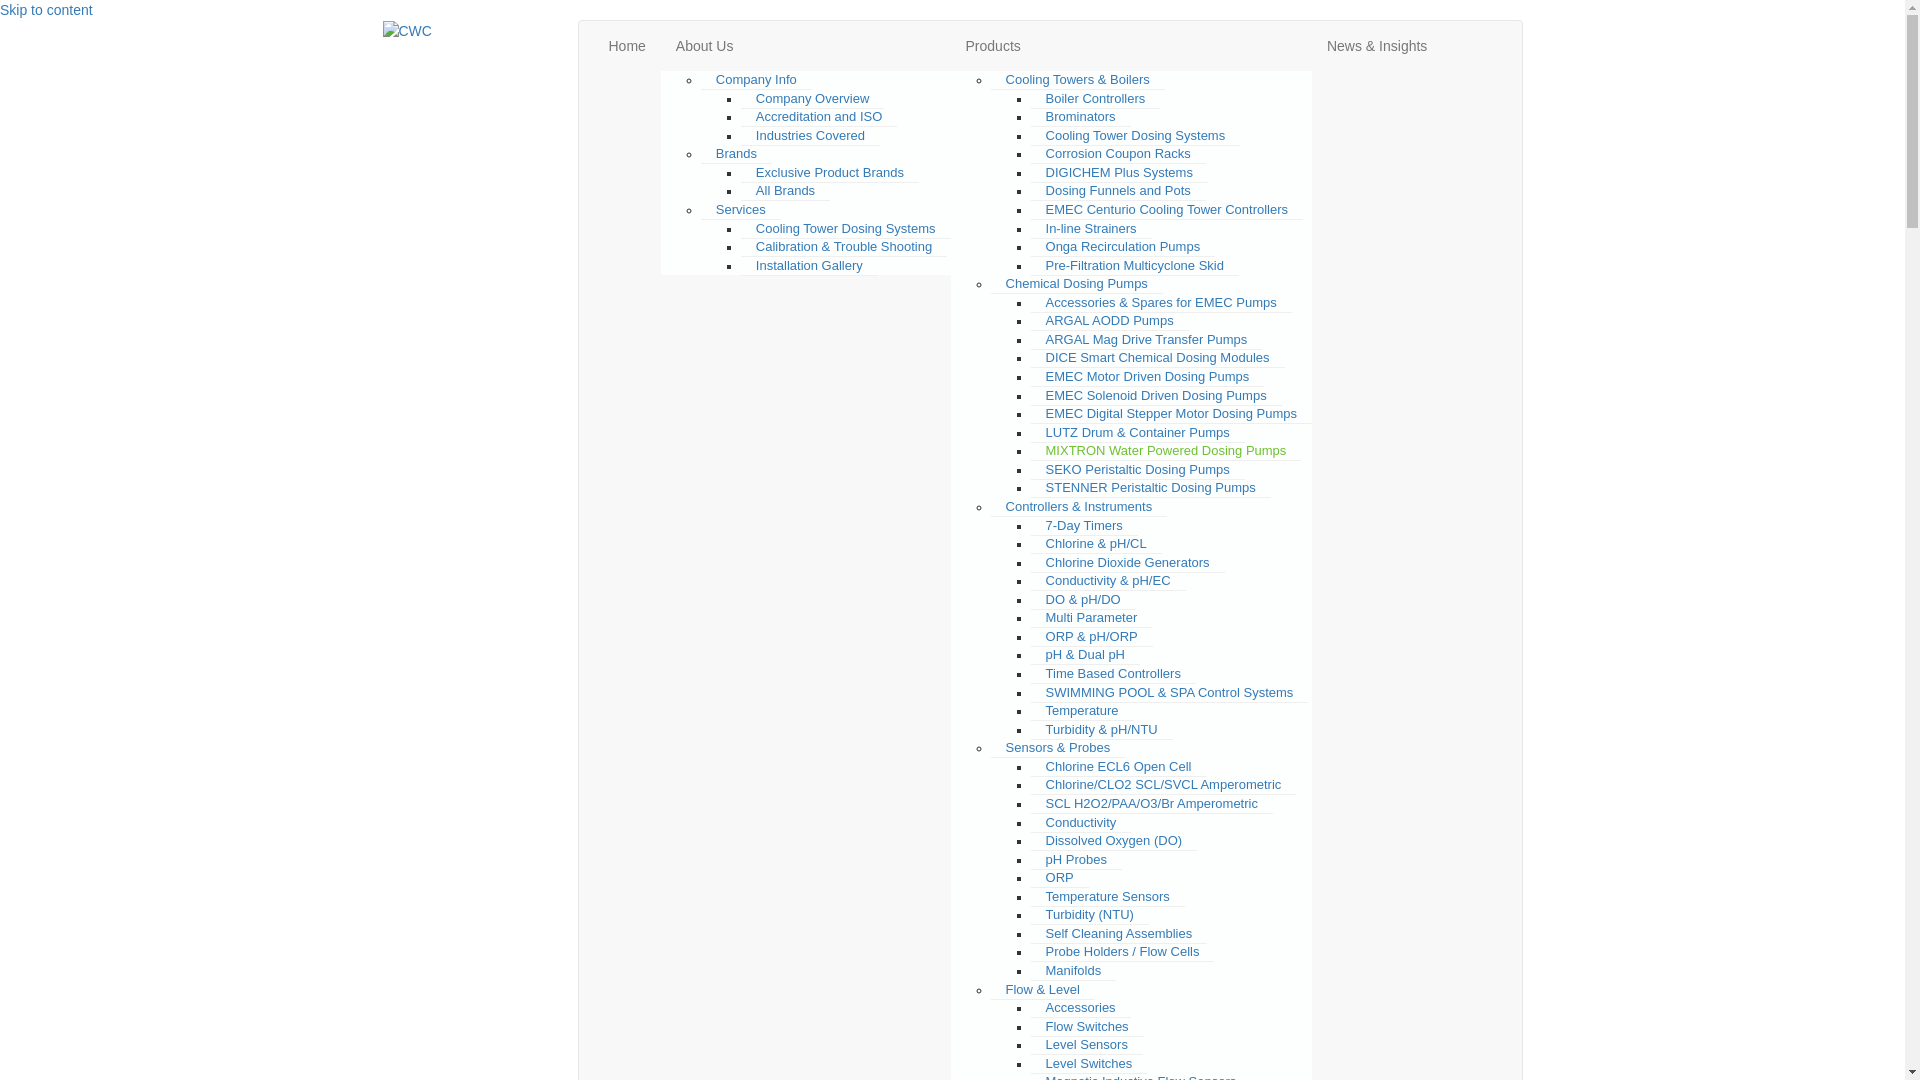 This screenshot has height=1080, width=1920. What do you see at coordinates (1123, 951) in the screenshot?
I see `'Probe Holders / Flow Cells'` at bounding box center [1123, 951].